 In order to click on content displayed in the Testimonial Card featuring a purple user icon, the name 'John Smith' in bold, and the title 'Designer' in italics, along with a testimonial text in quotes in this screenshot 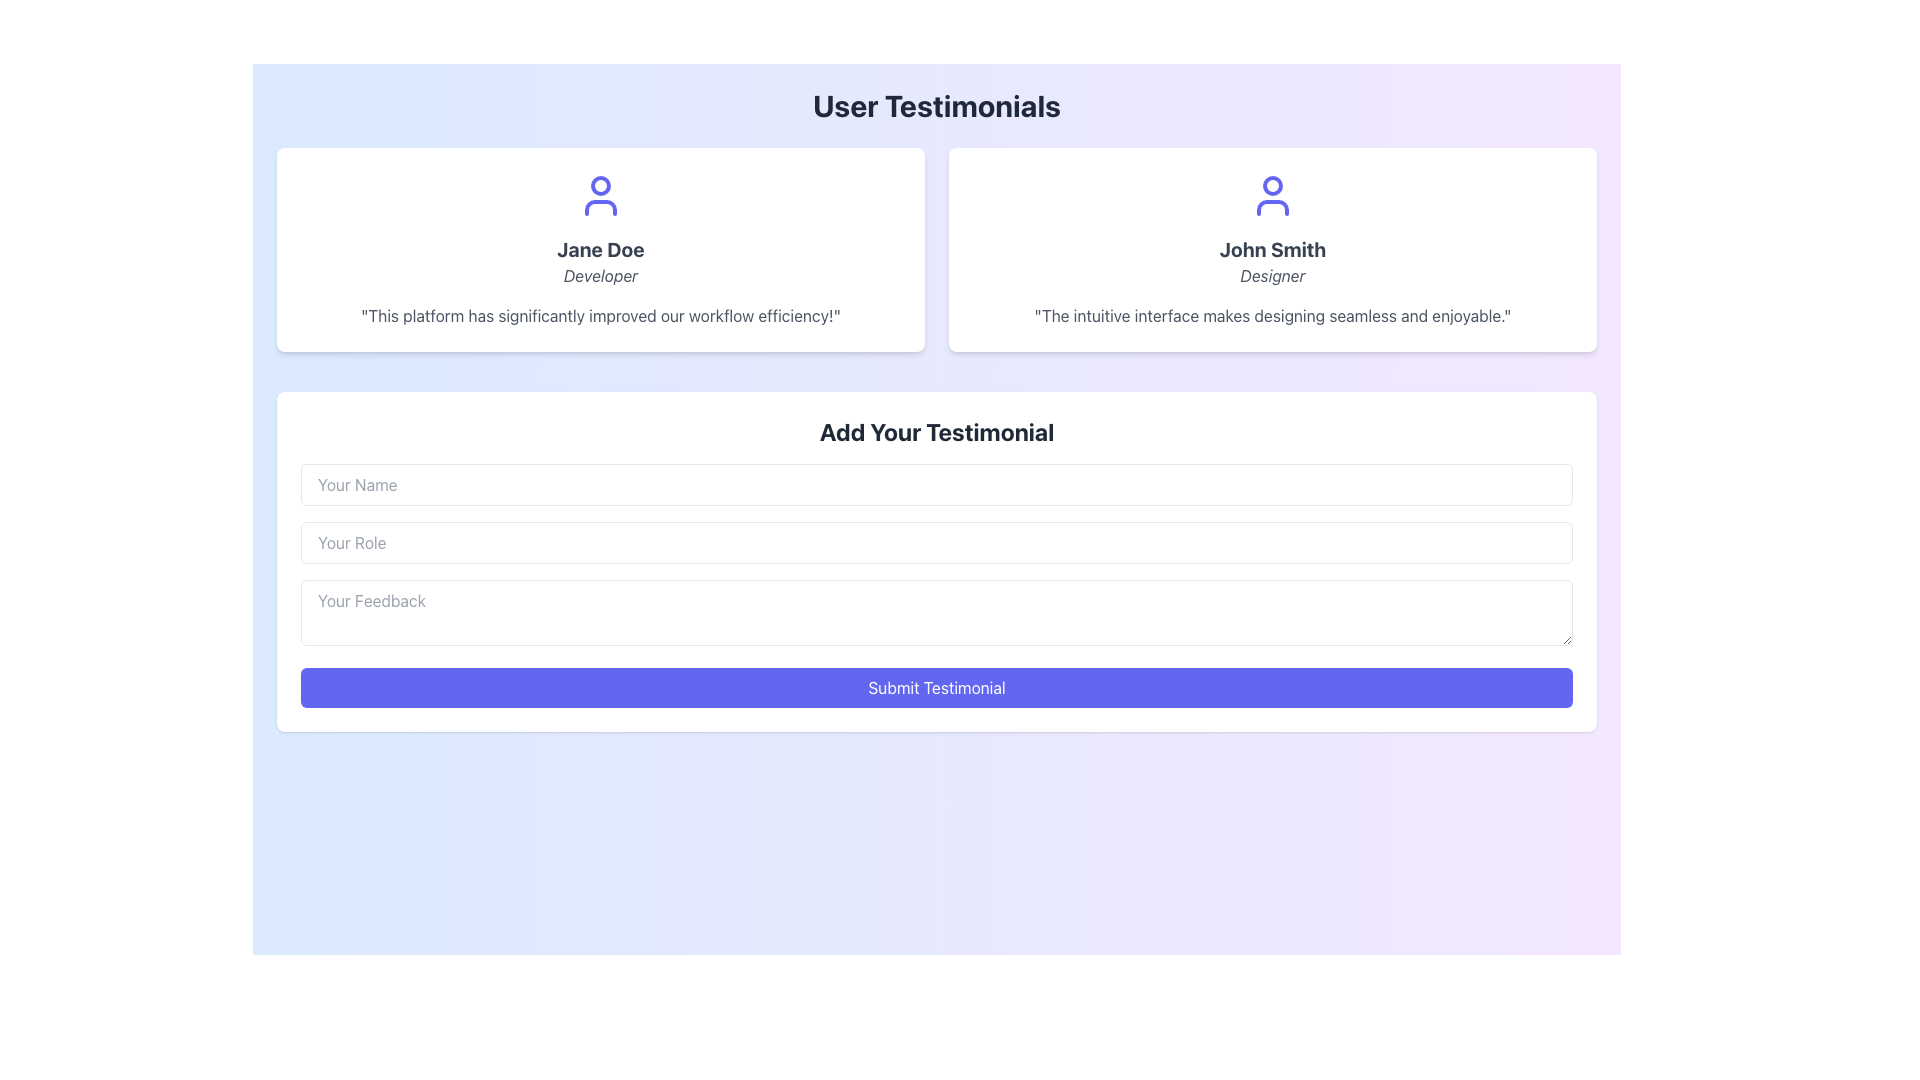, I will do `click(1271, 249)`.